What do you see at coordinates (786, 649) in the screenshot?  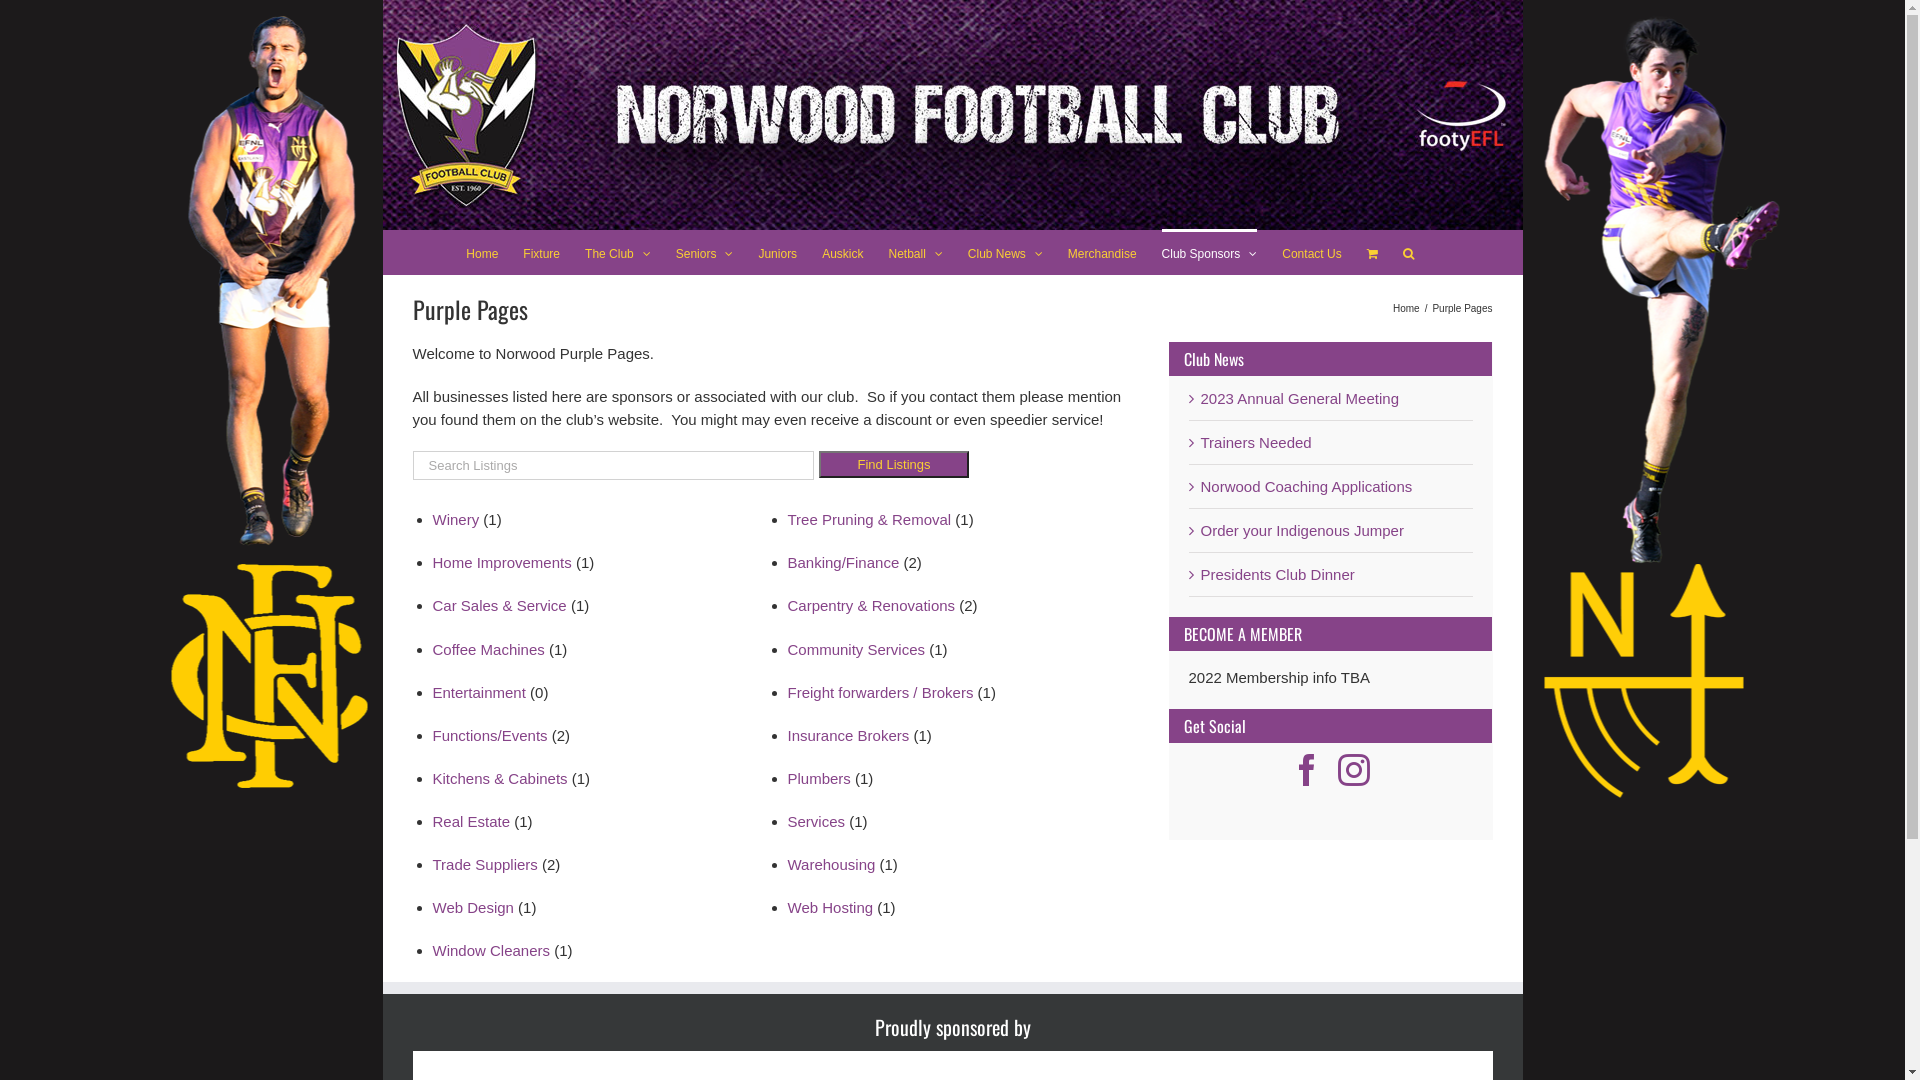 I see `'Community Services'` at bounding box center [786, 649].